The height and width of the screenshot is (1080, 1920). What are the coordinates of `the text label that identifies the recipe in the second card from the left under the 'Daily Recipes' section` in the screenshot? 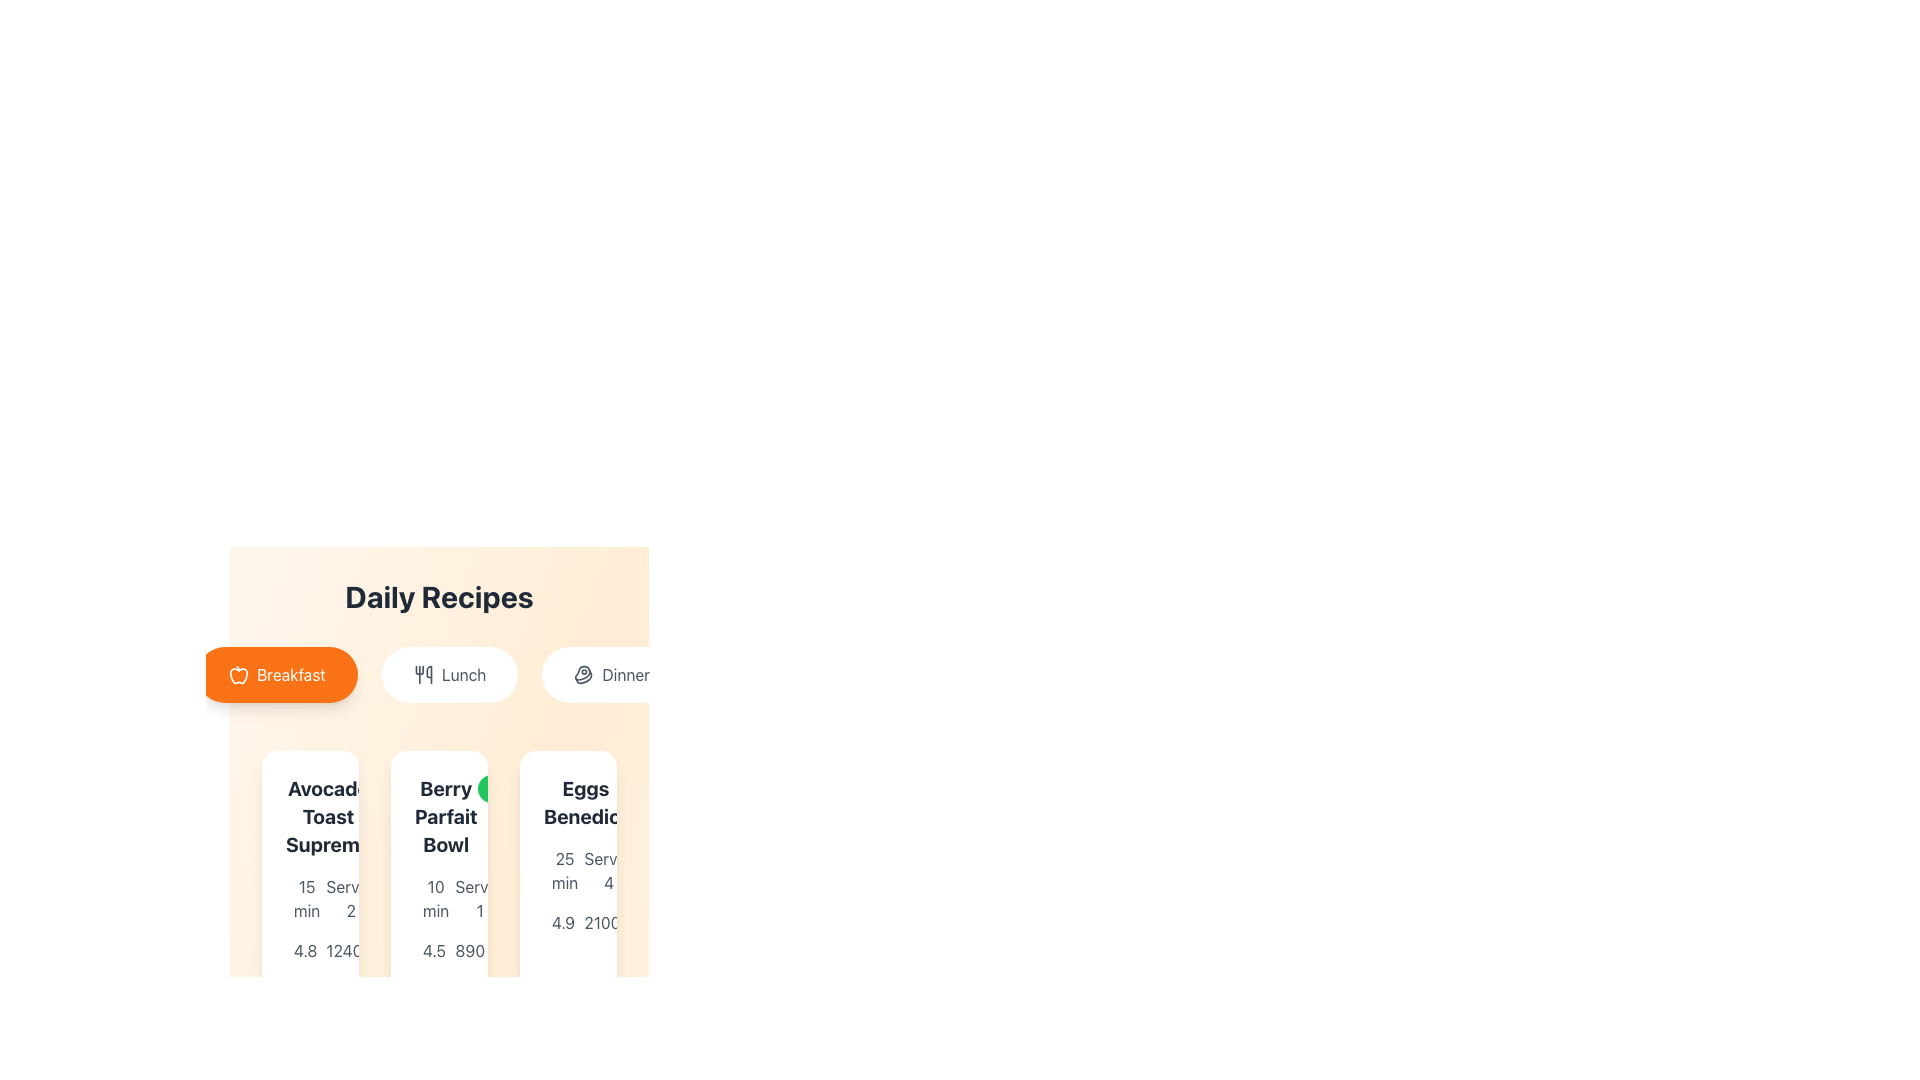 It's located at (438, 817).